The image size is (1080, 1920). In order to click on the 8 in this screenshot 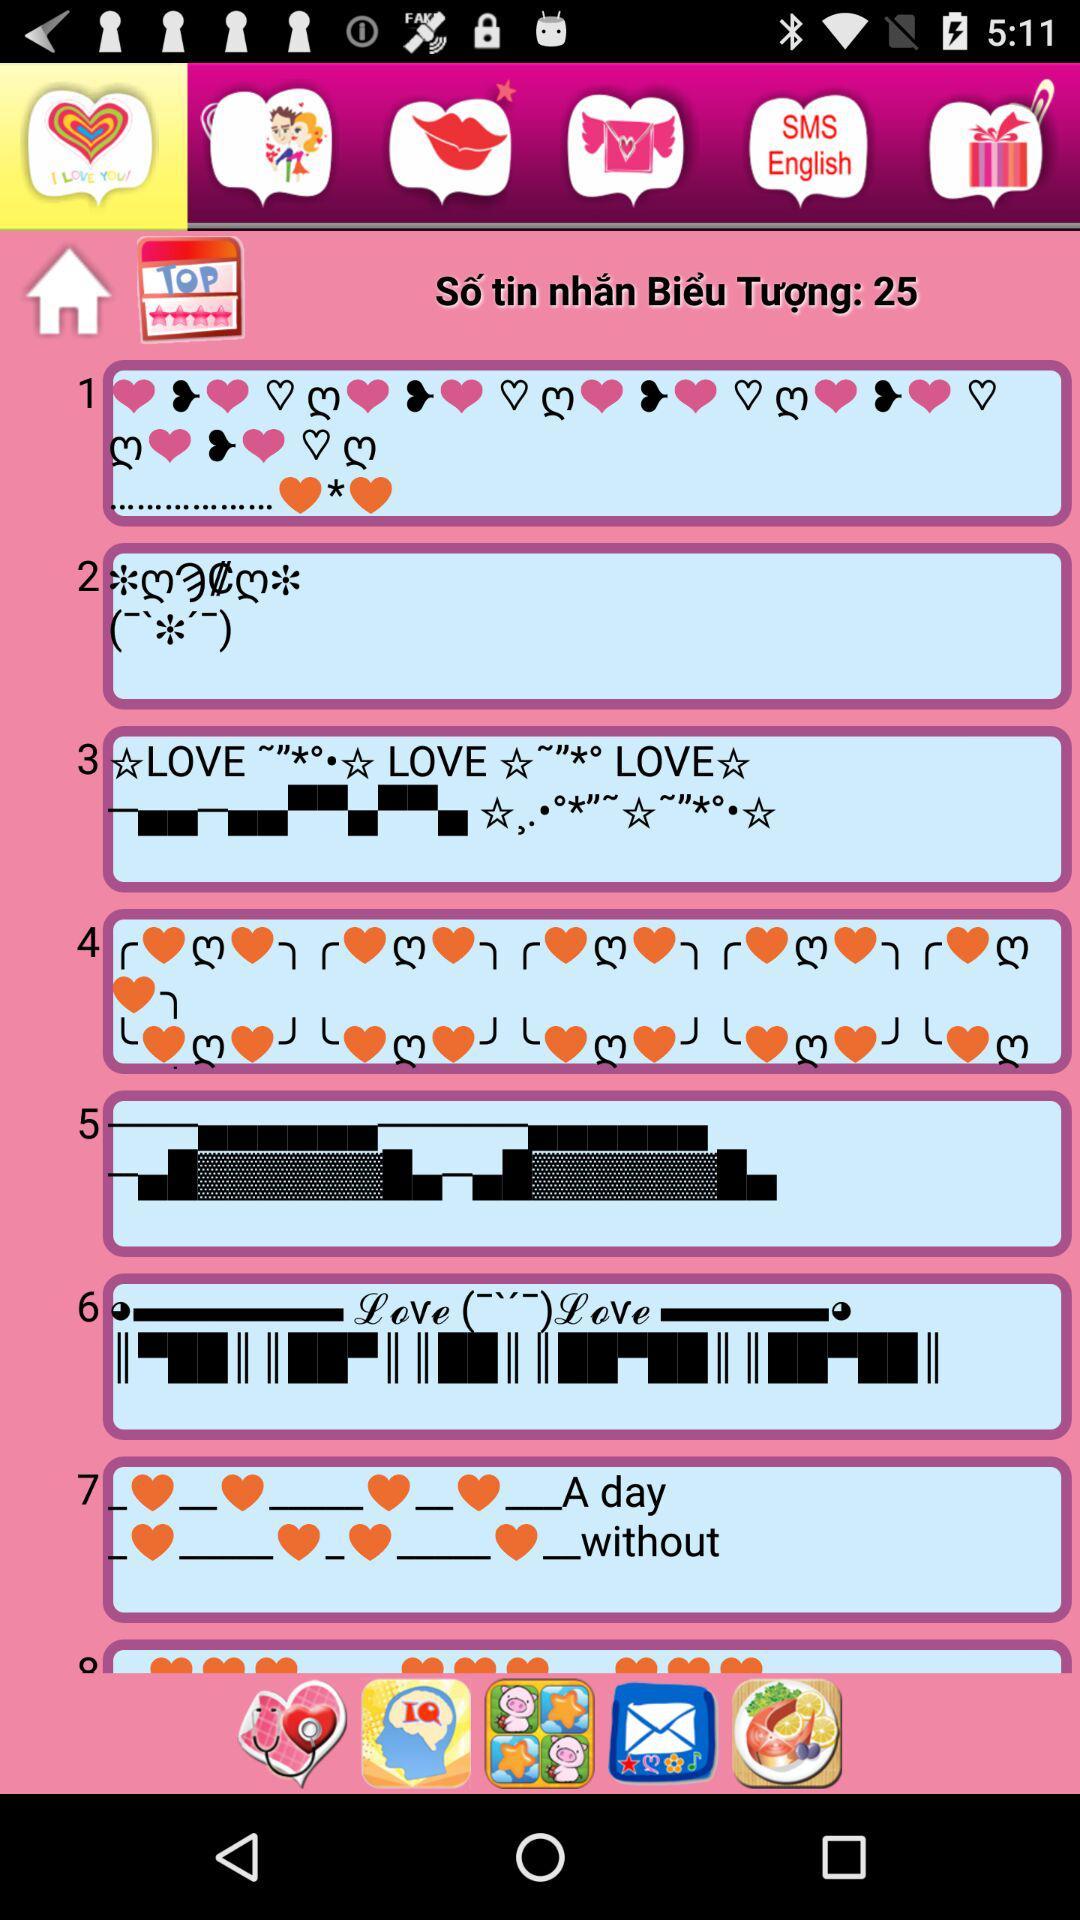, I will do `click(54, 1656)`.